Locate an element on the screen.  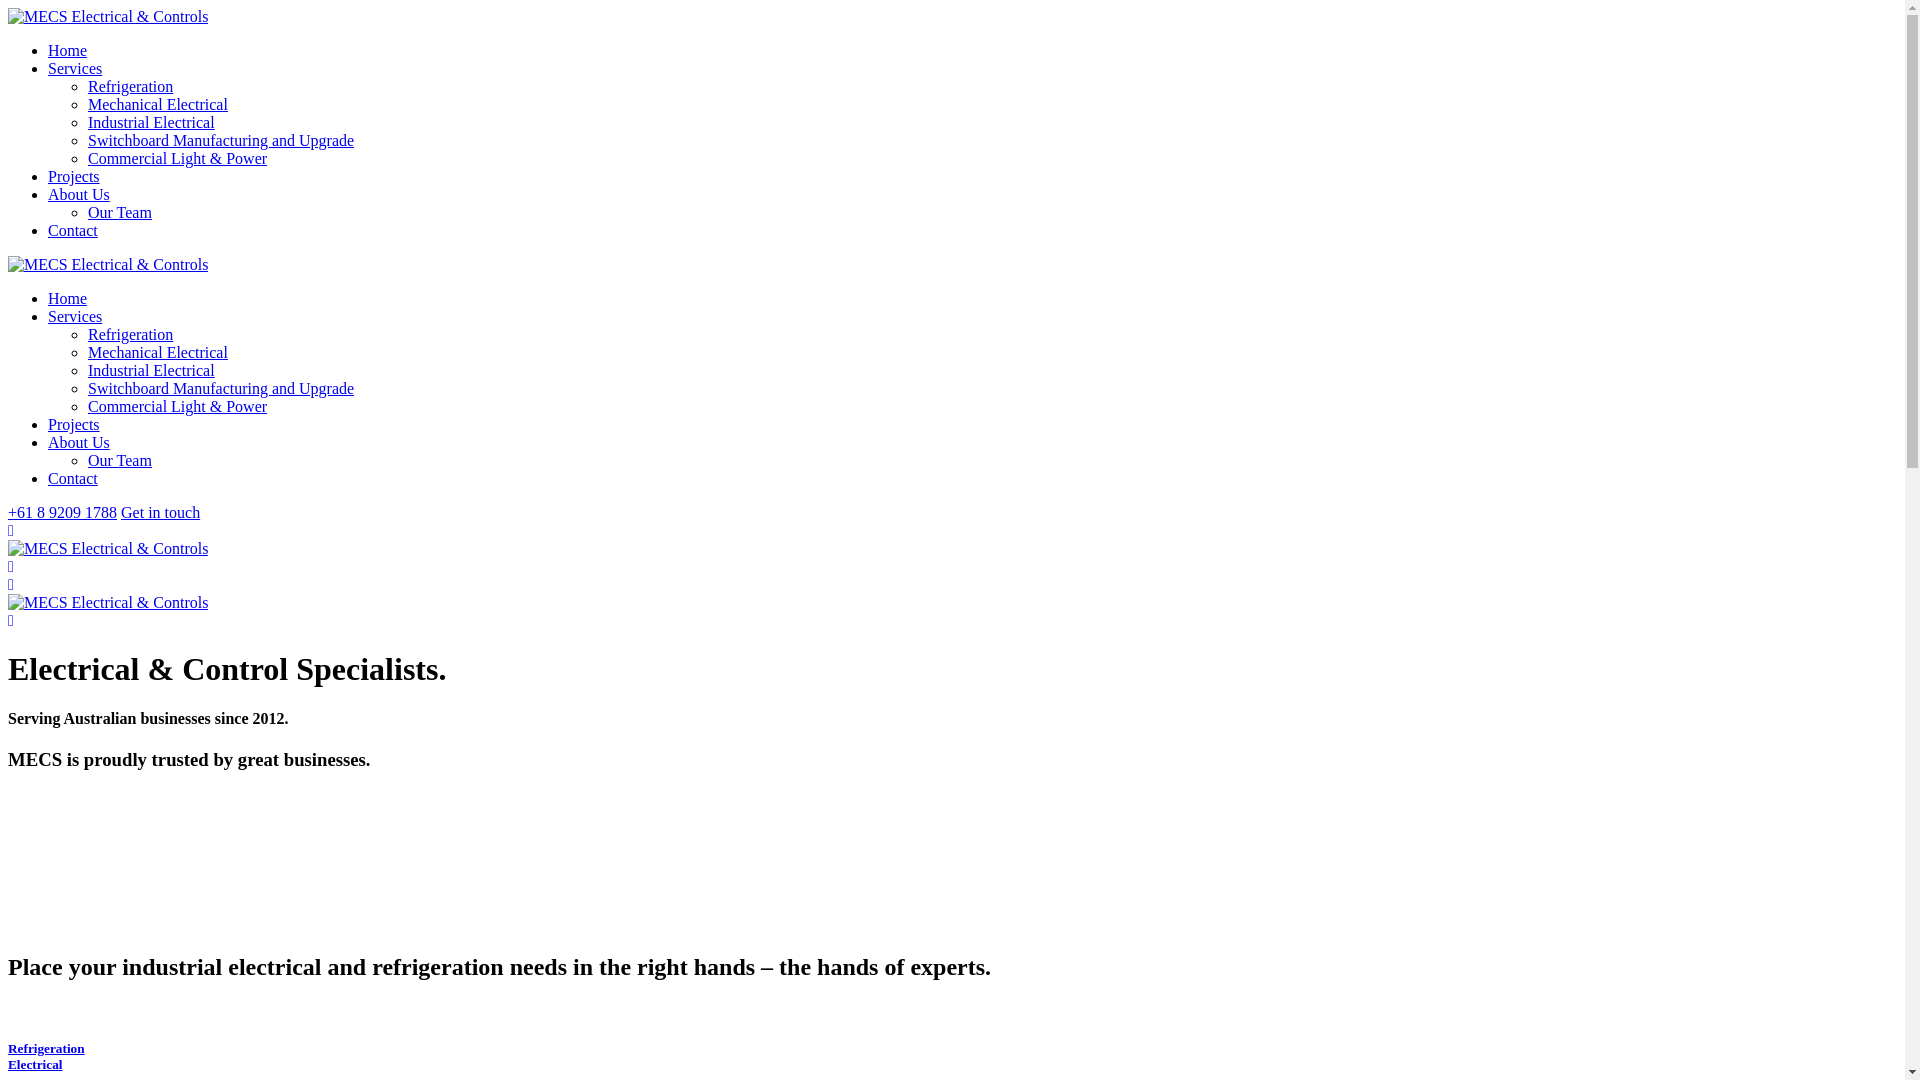
'Contact' is located at coordinates (72, 478).